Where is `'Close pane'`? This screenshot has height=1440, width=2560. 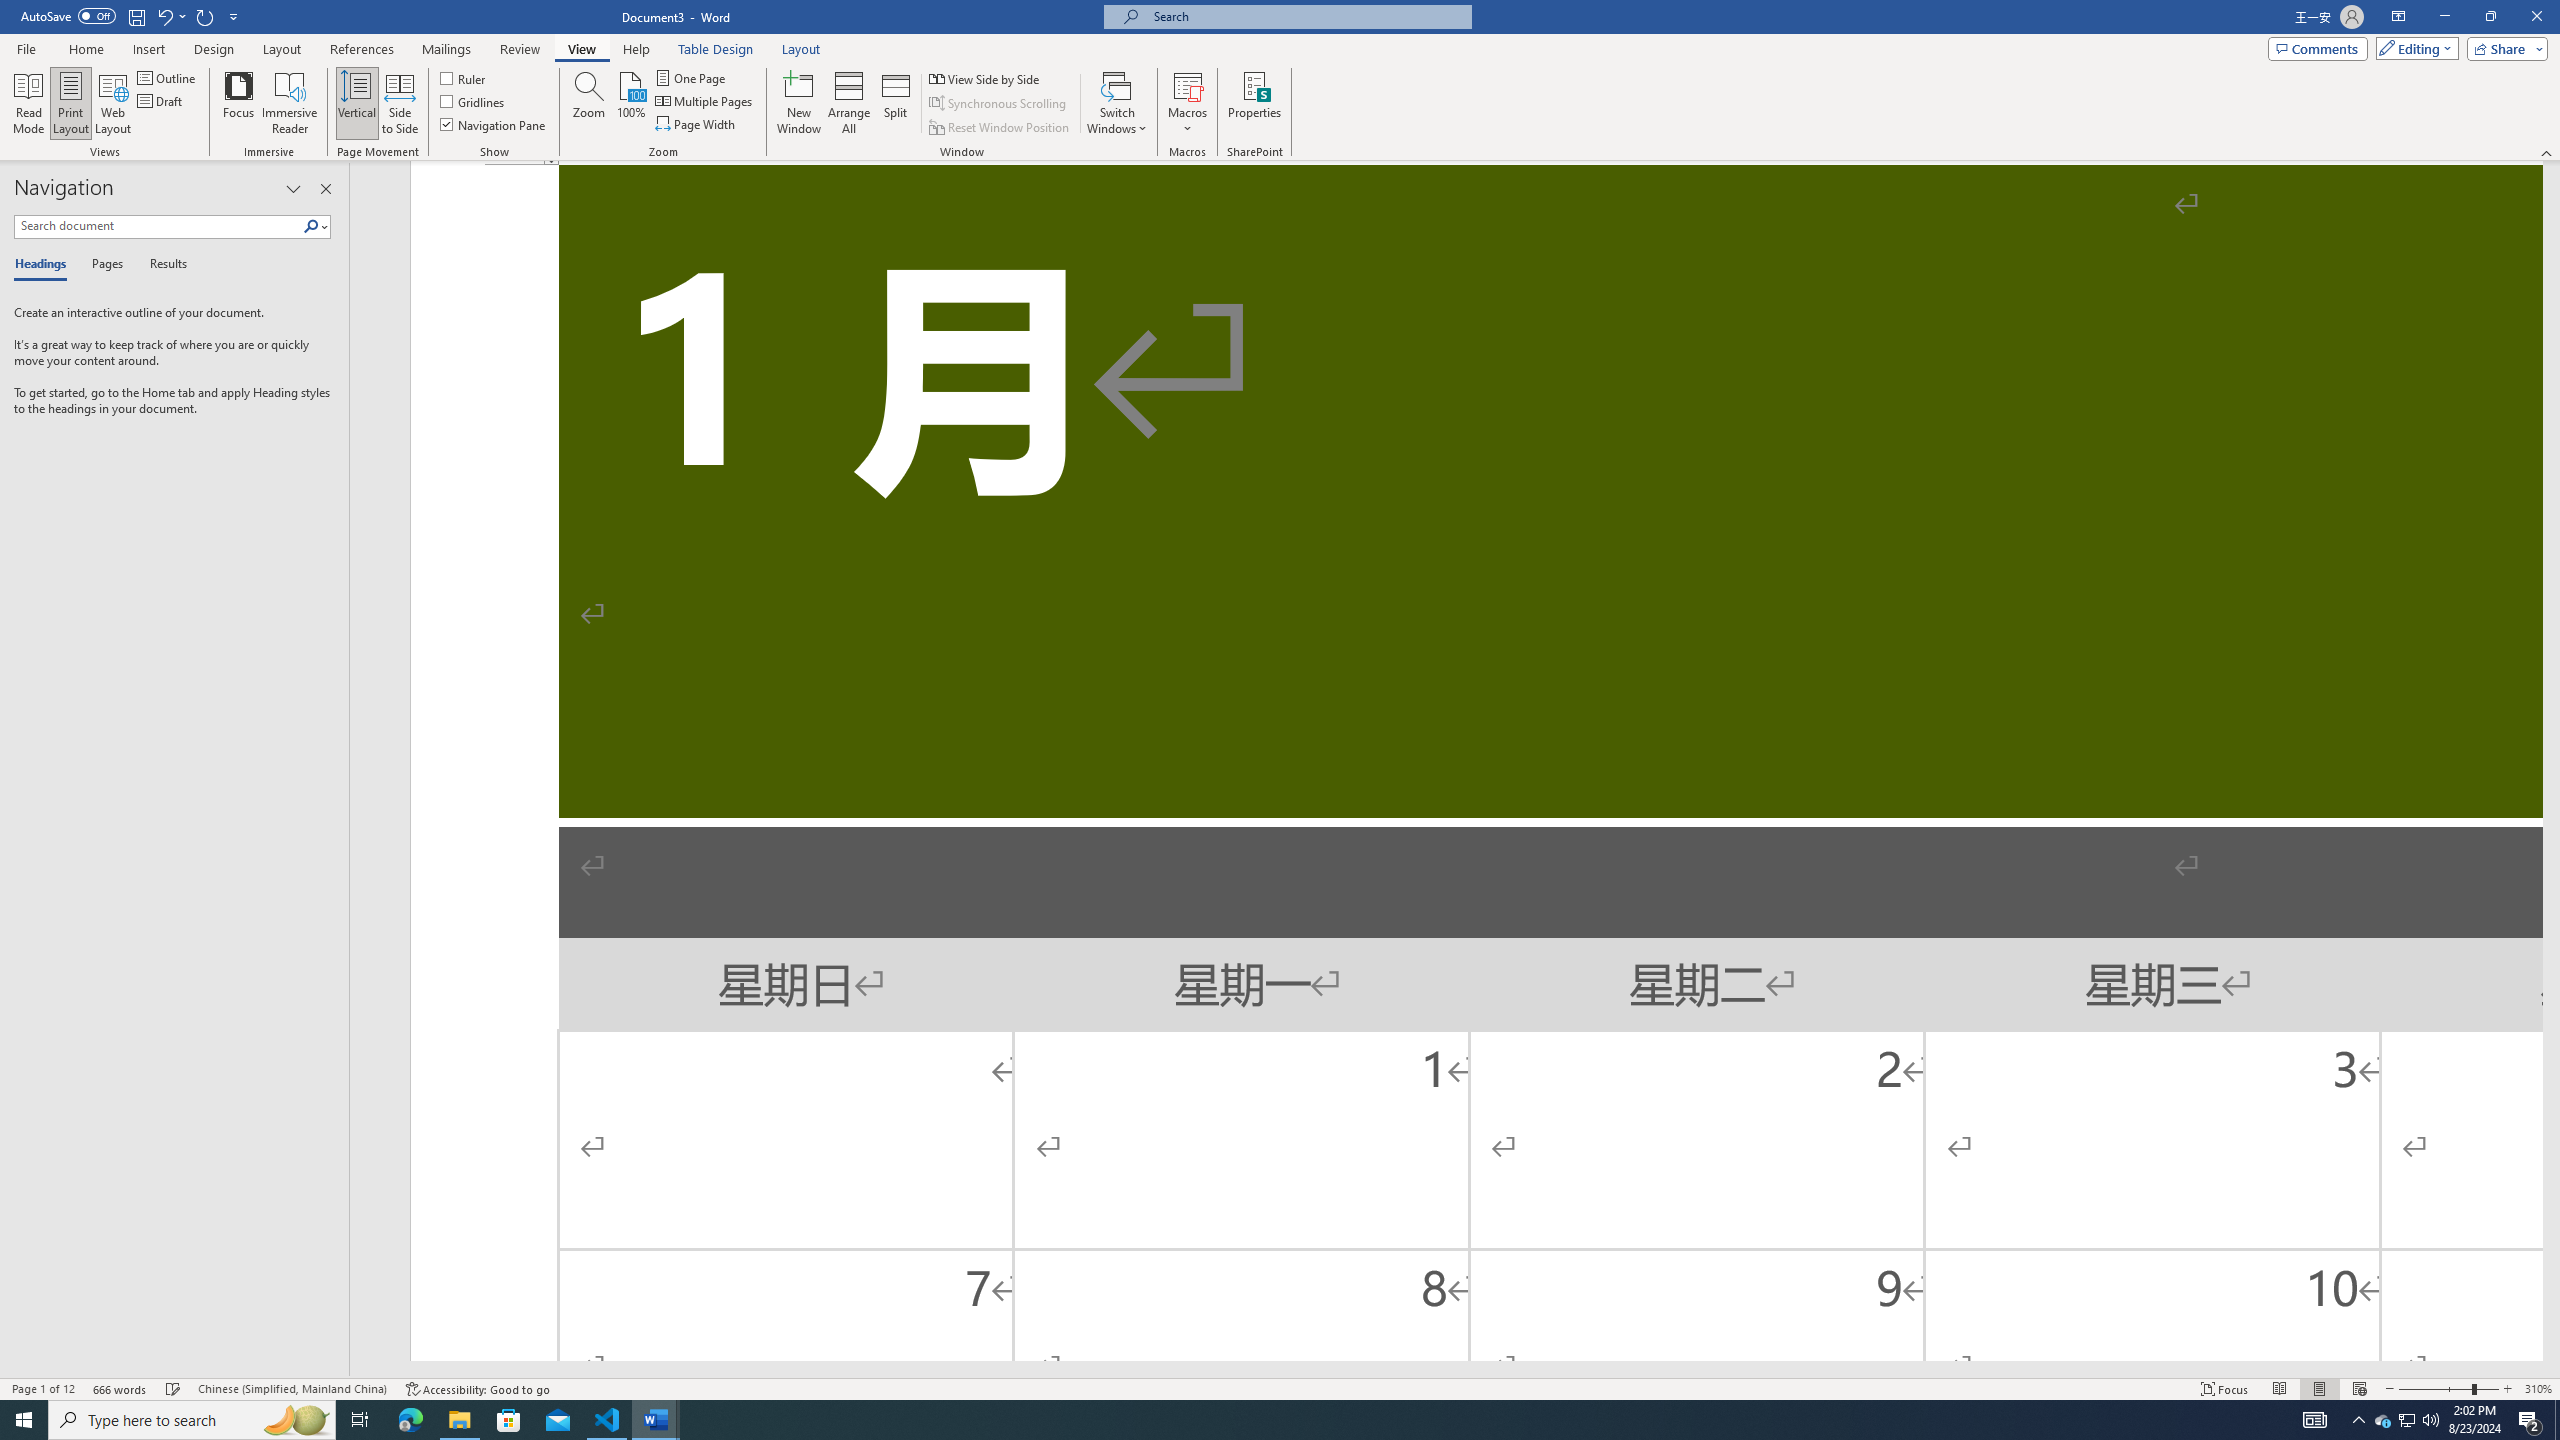 'Close pane' is located at coordinates (326, 188).